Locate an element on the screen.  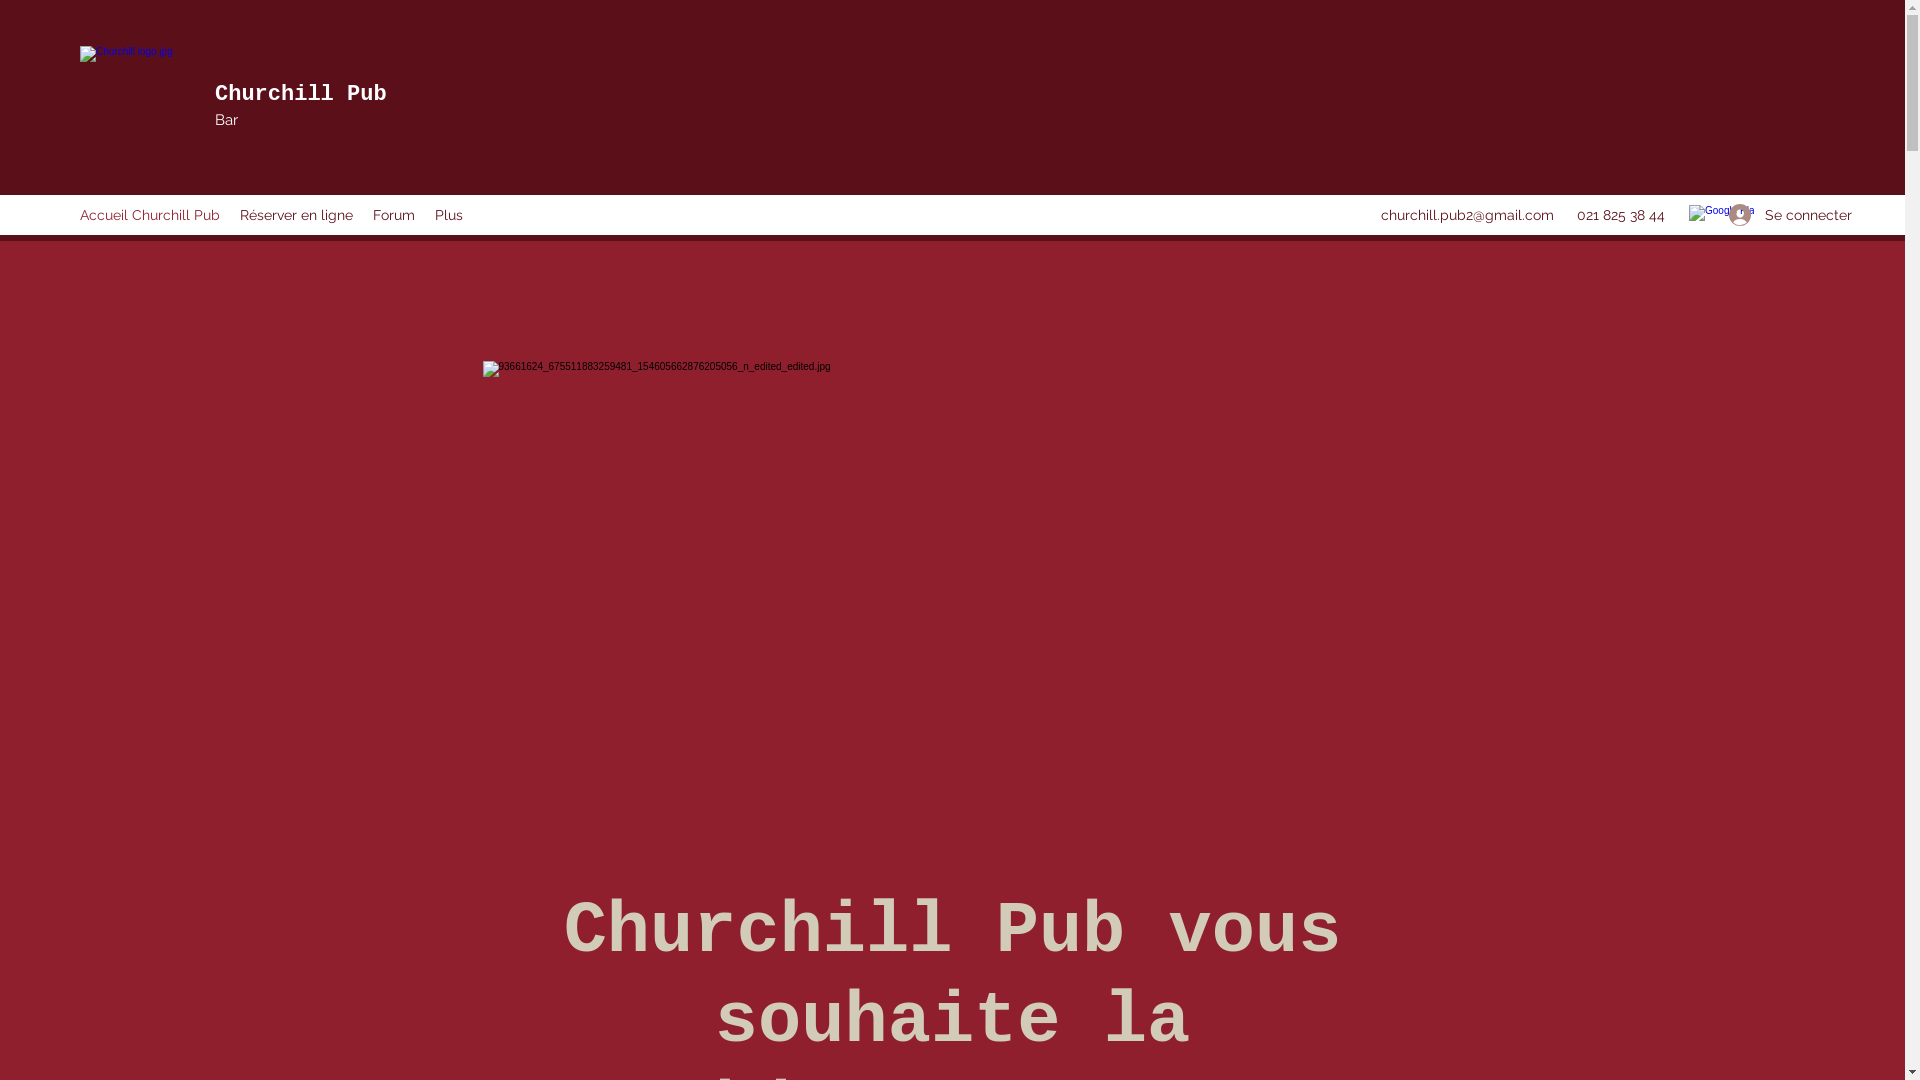
'churchill.pub2@gmail.com' is located at coordinates (1467, 215).